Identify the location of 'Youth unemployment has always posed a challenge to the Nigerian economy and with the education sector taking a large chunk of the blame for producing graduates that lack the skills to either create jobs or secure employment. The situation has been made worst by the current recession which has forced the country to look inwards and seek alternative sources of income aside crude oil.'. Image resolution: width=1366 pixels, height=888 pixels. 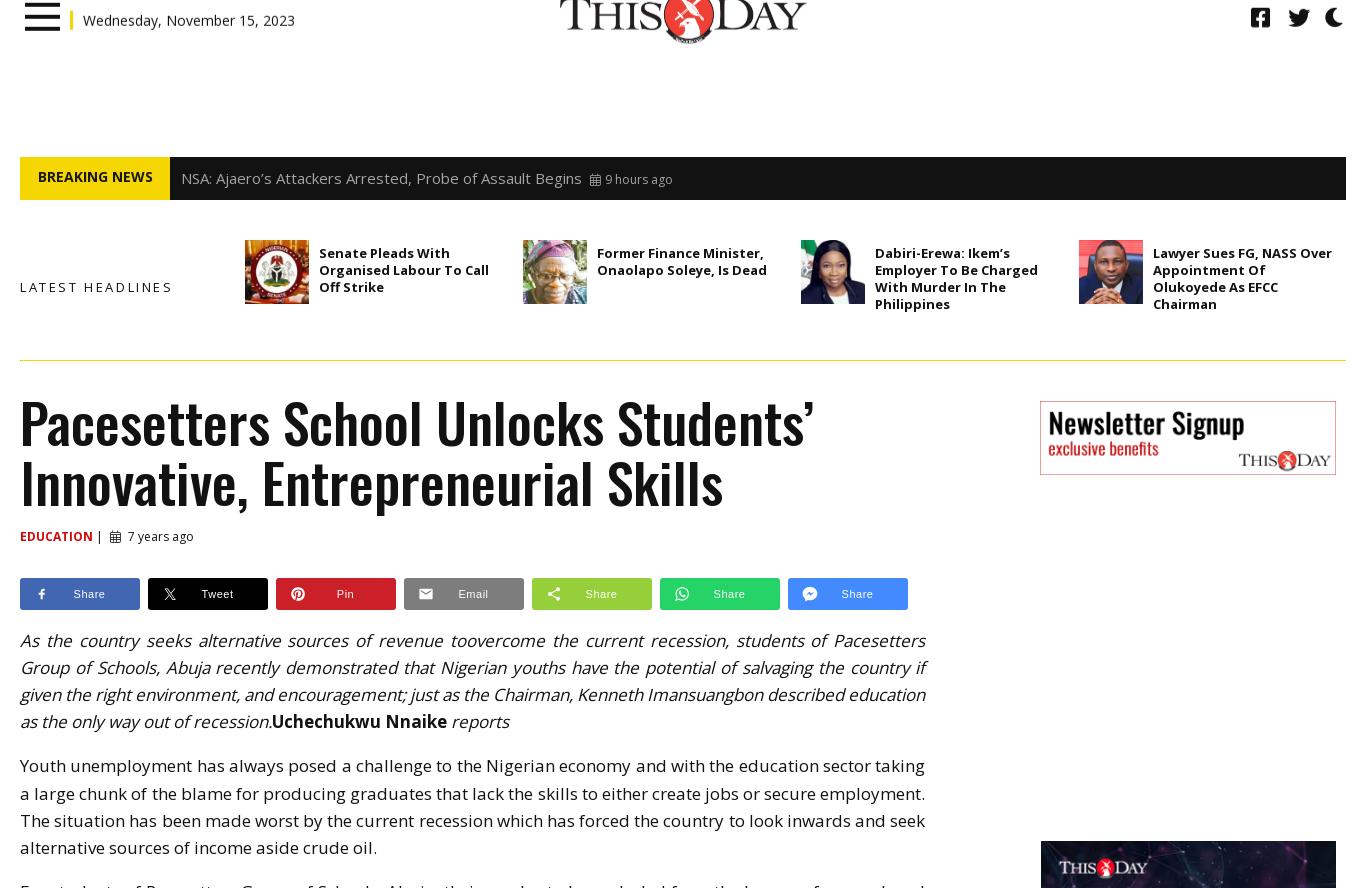
(472, 806).